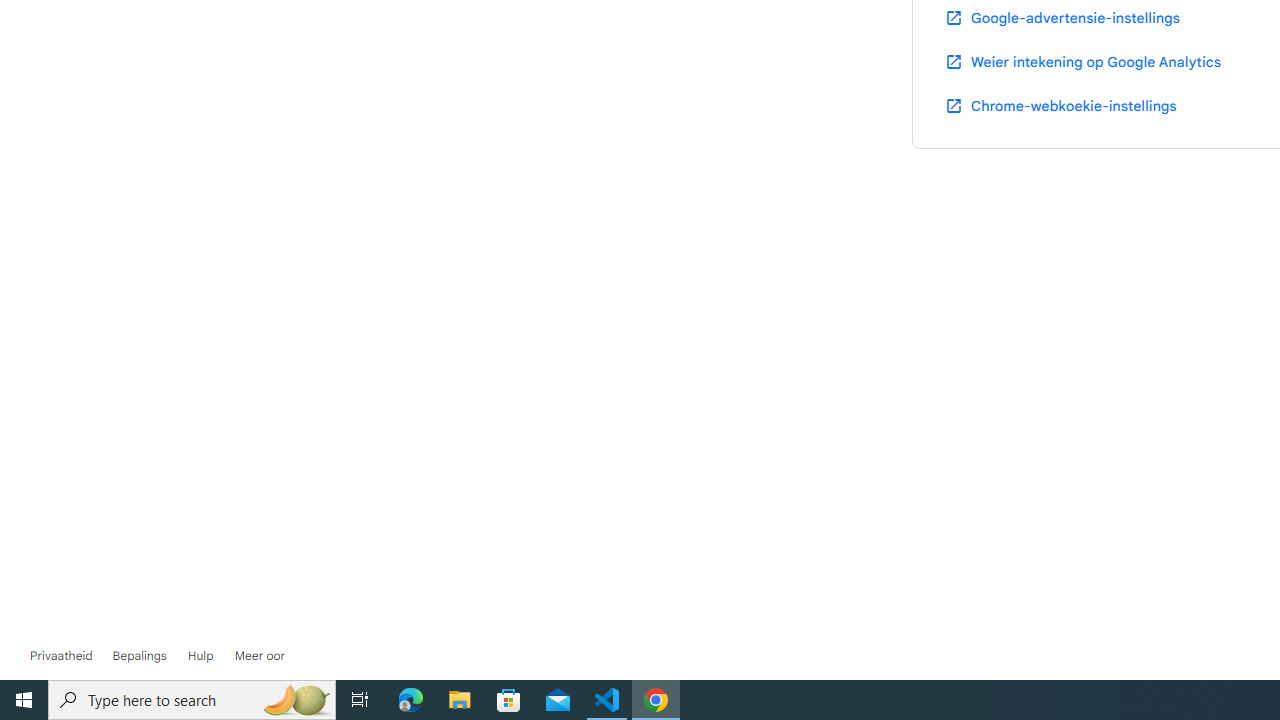 This screenshot has width=1280, height=720. I want to click on 'Privaatheid', so click(61, 655).